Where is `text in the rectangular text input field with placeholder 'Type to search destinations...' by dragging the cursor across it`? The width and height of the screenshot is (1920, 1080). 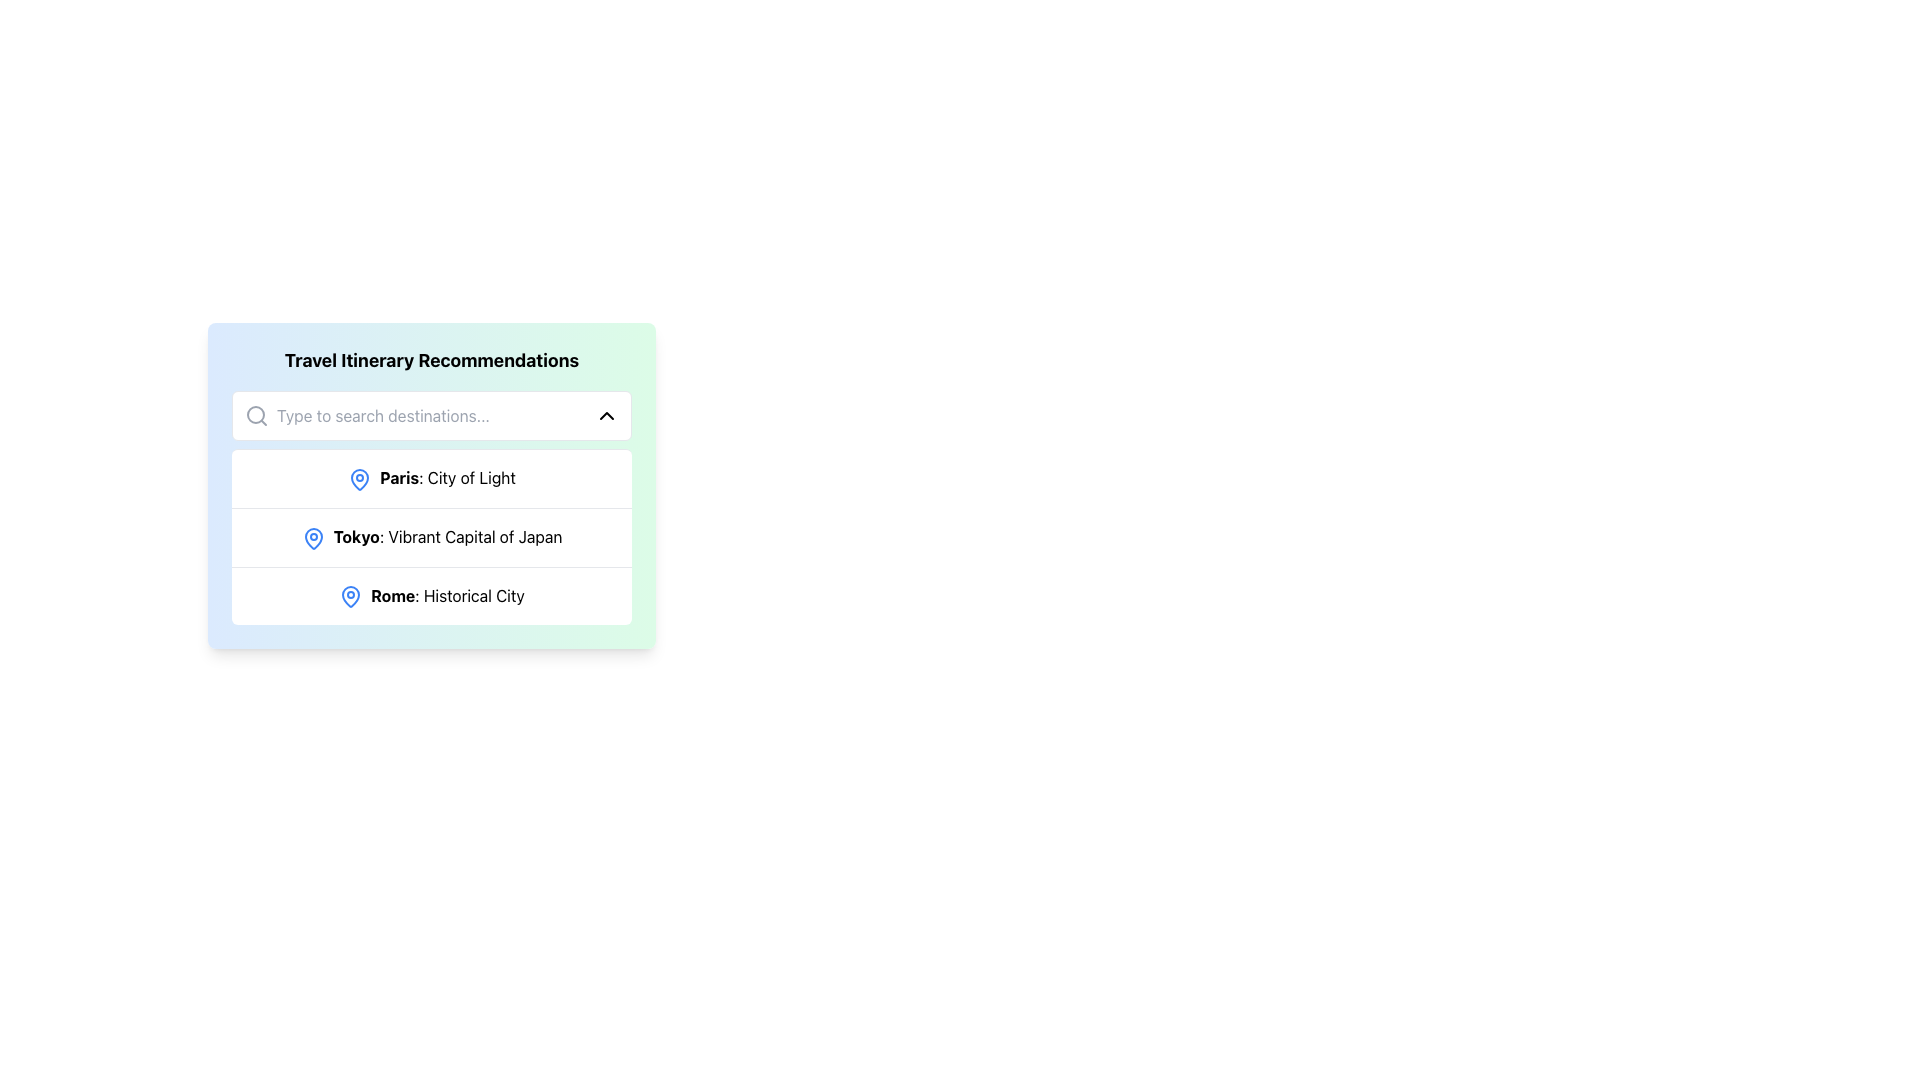
text in the rectangular text input field with placeholder 'Type to search destinations...' by dragging the cursor across it is located at coordinates (435, 415).